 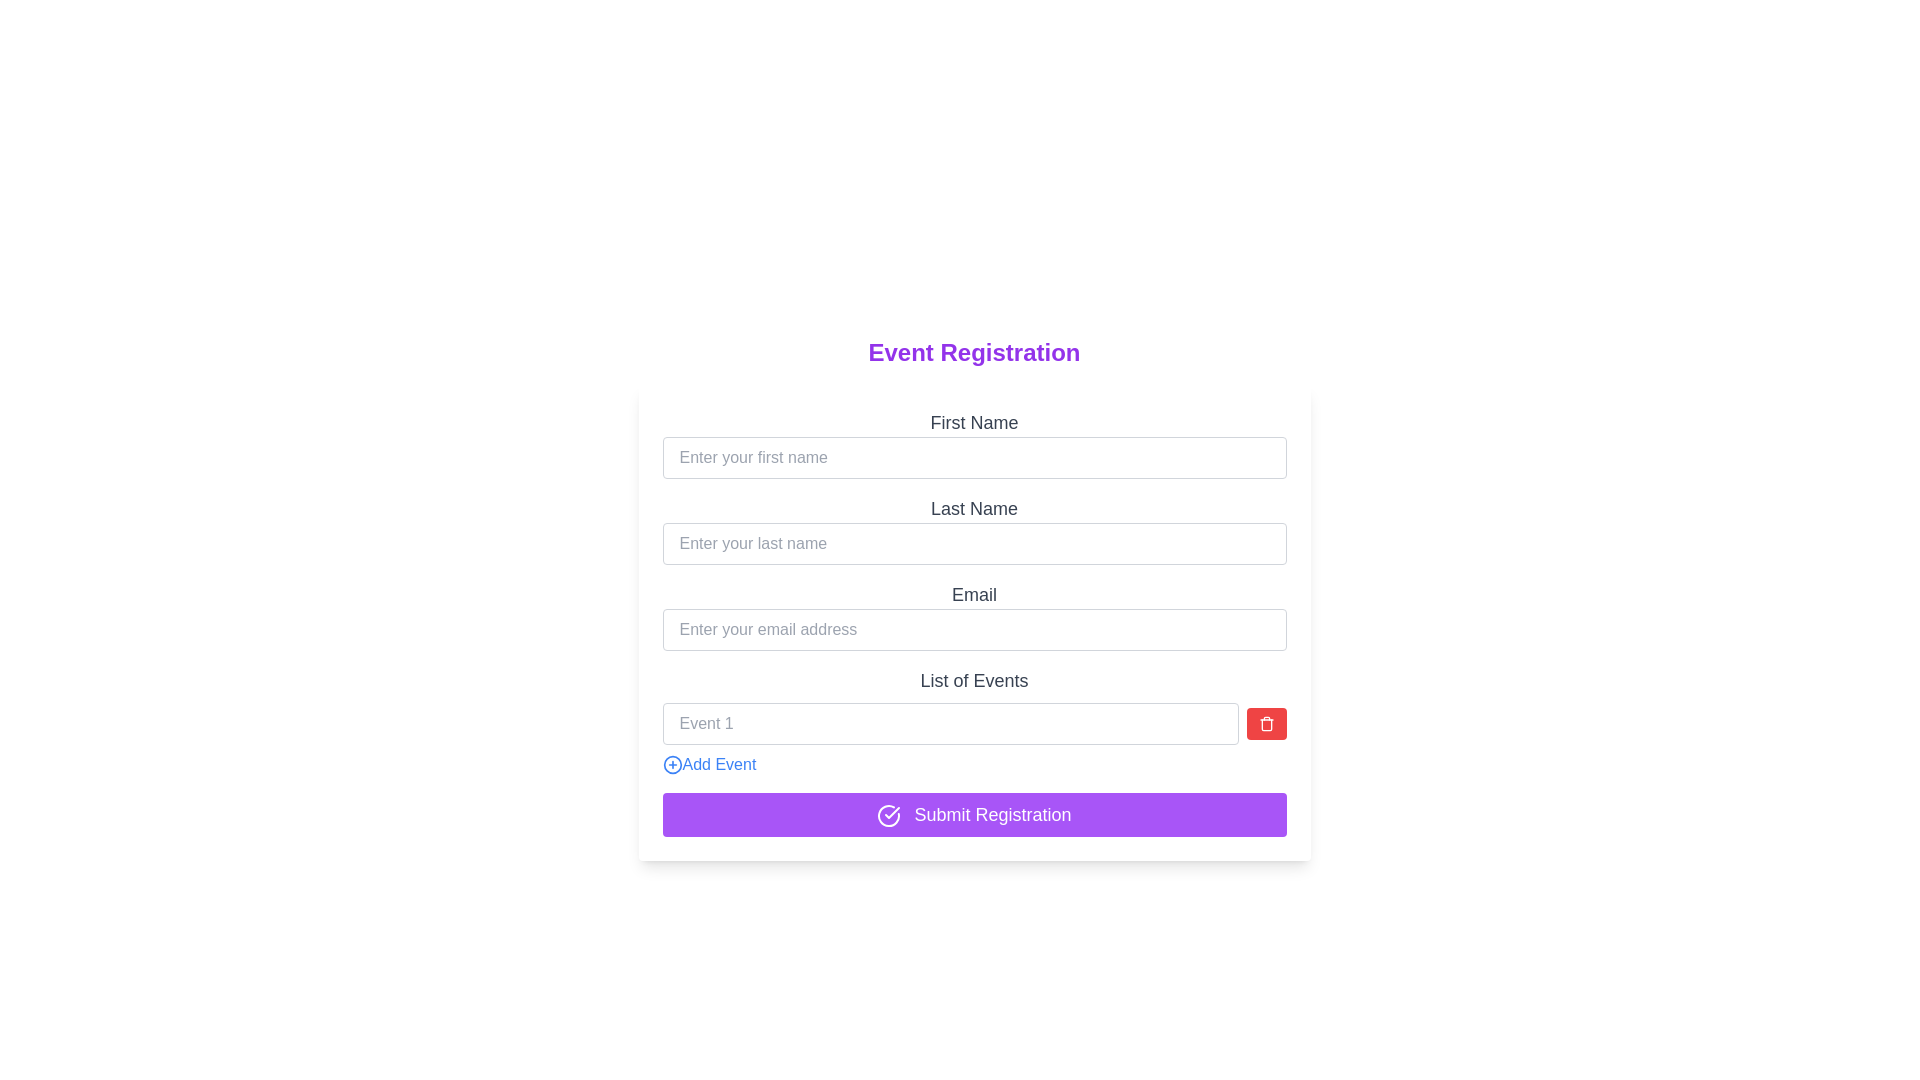 What do you see at coordinates (672, 764) in the screenshot?
I see `the circular outline icon located below the 'List of Events' text input and adjacent to the 'Add Event' label` at bounding box center [672, 764].